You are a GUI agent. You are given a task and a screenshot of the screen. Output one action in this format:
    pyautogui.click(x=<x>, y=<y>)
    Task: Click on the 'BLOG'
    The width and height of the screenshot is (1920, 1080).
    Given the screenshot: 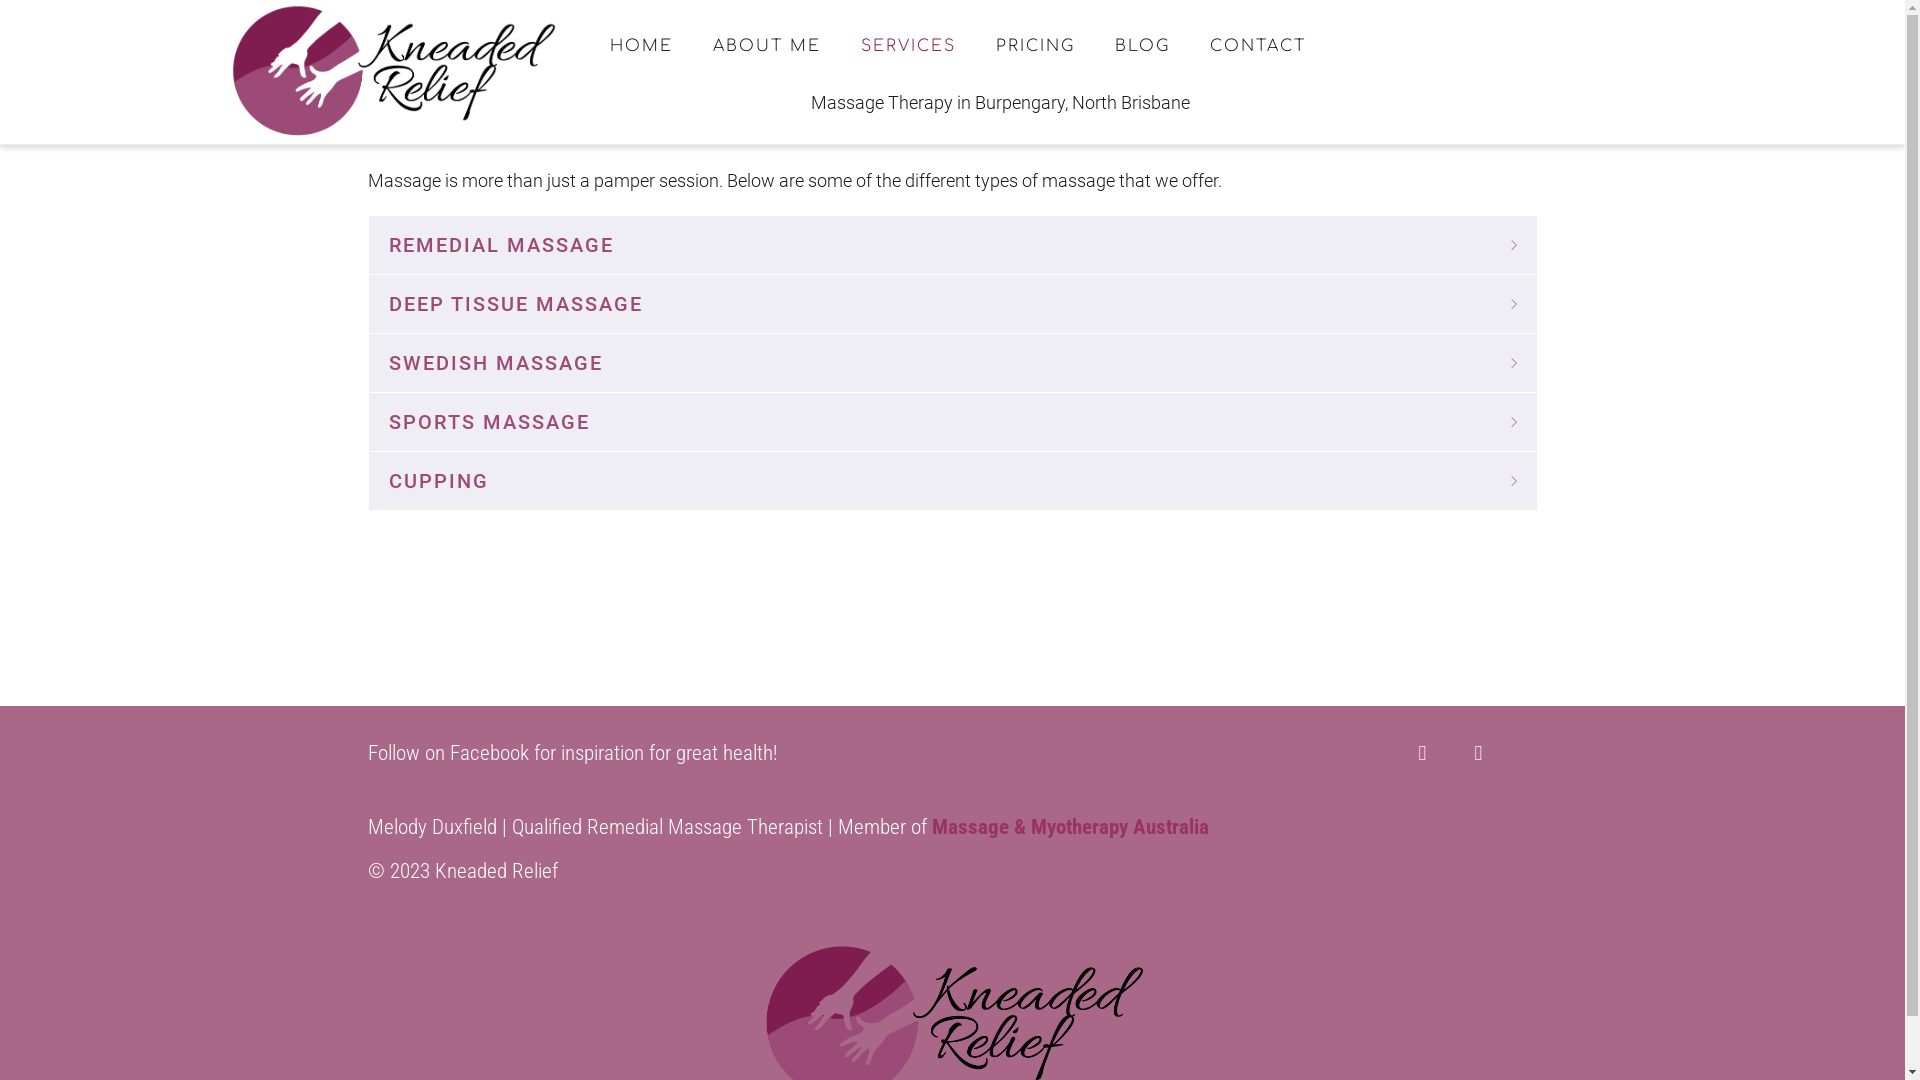 What is the action you would take?
    pyautogui.click(x=1142, y=45)
    